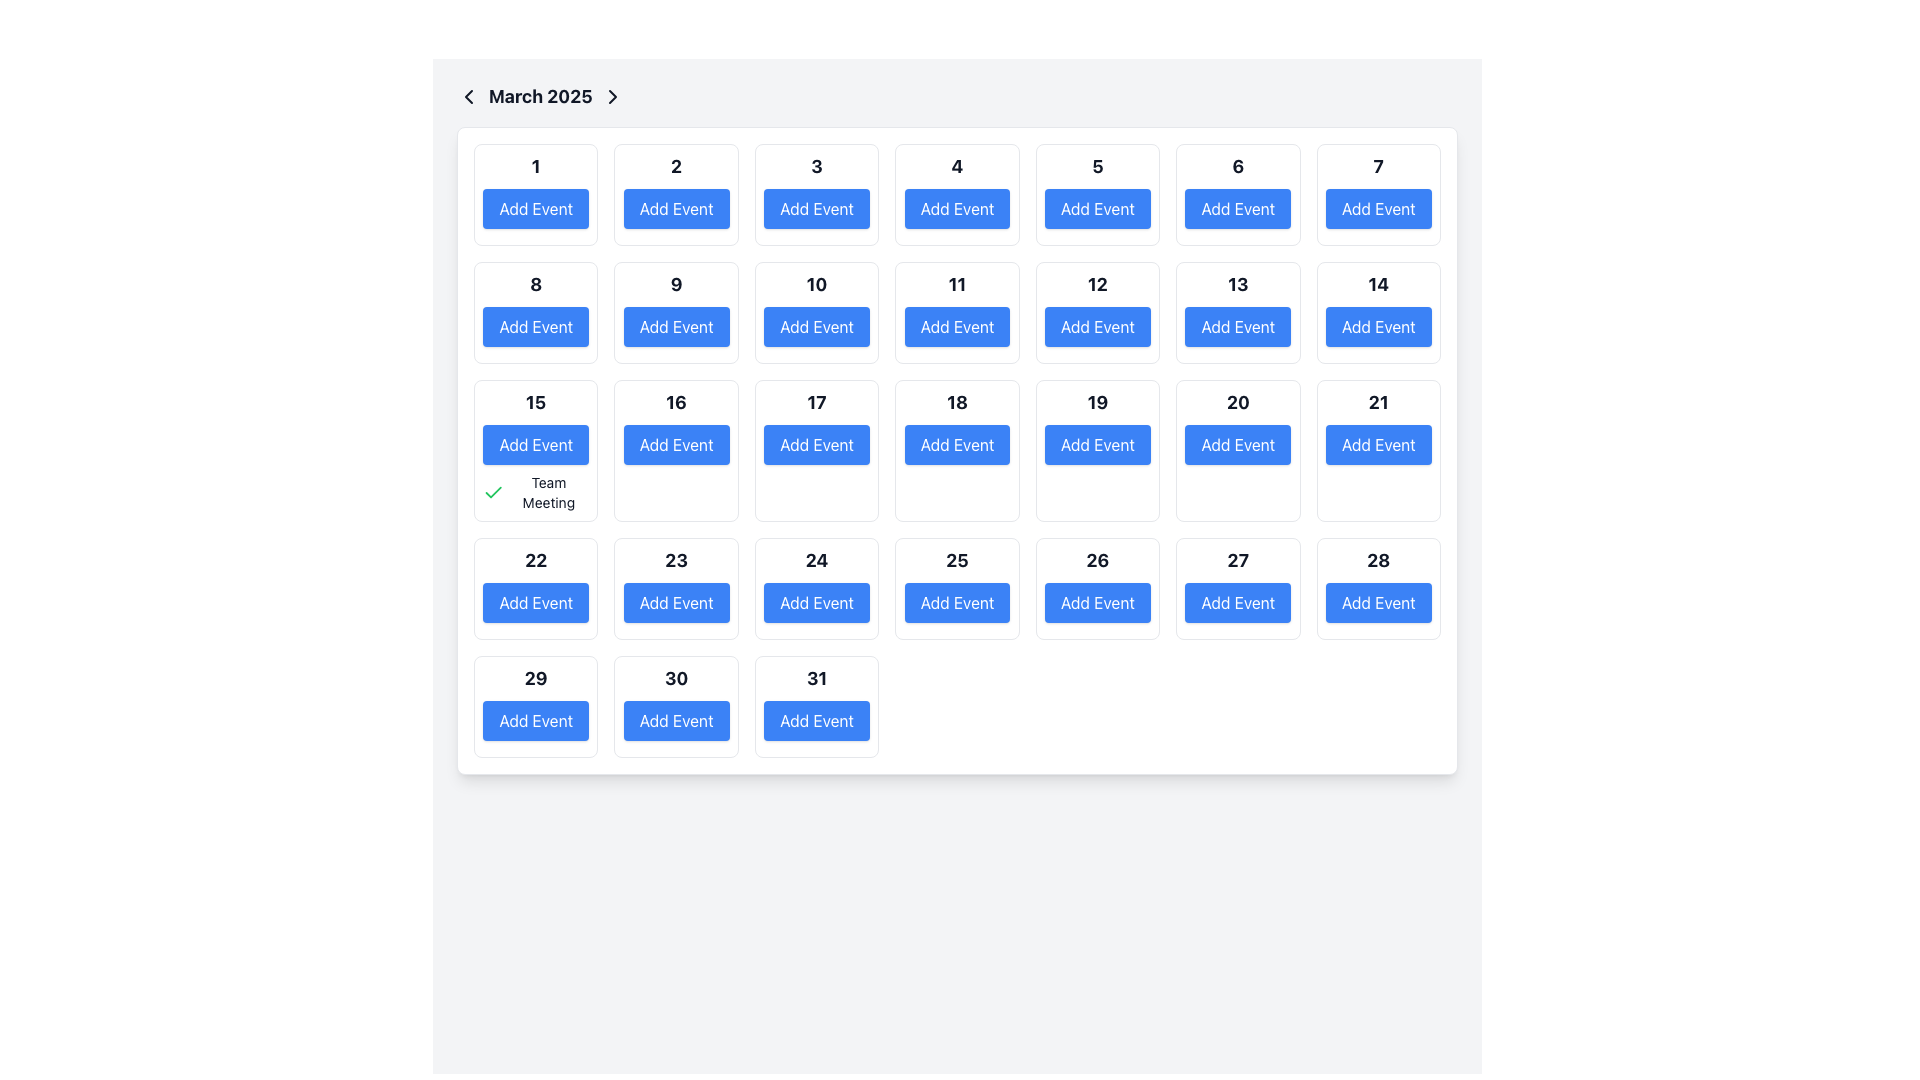 This screenshot has height=1080, width=1920. What do you see at coordinates (1096, 443) in the screenshot?
I see `the button in the calendar for the 19th day to change its background color` at bounding box center [1096, 443].